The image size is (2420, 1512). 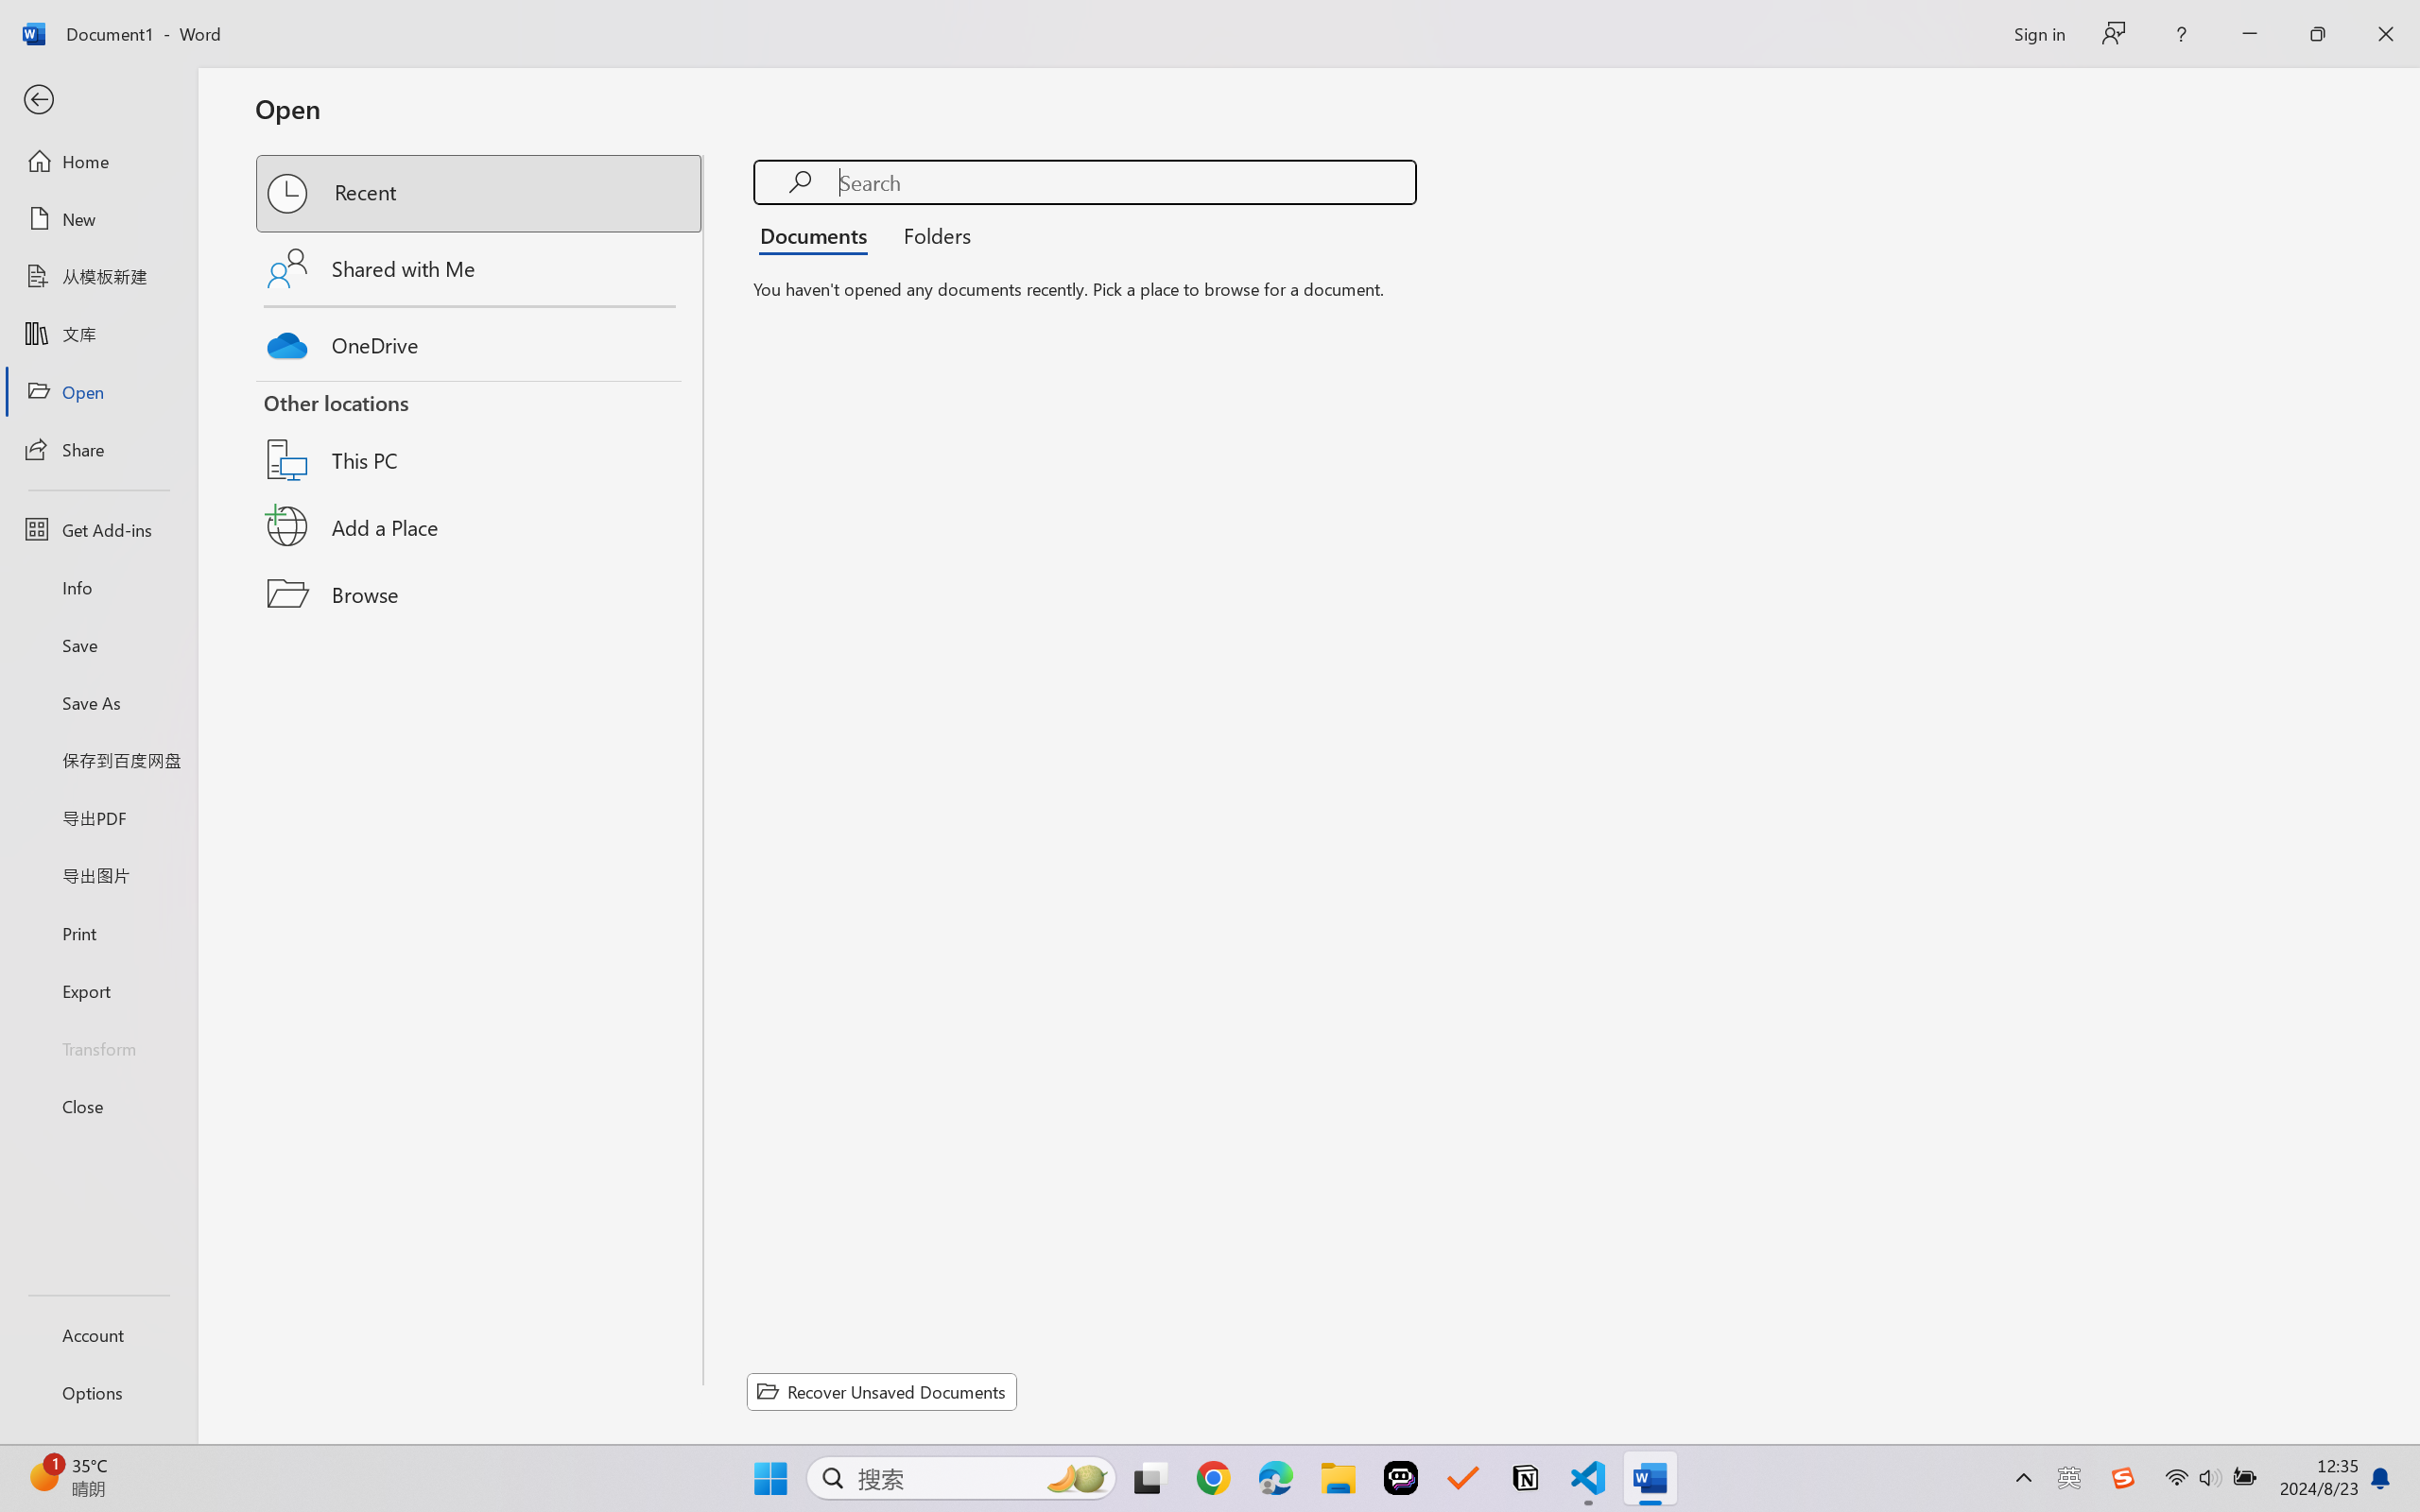 What do you see at coordinates (97, 1391) in the screenshot?
I see `'Options'` at bounding box center [97, 1391].